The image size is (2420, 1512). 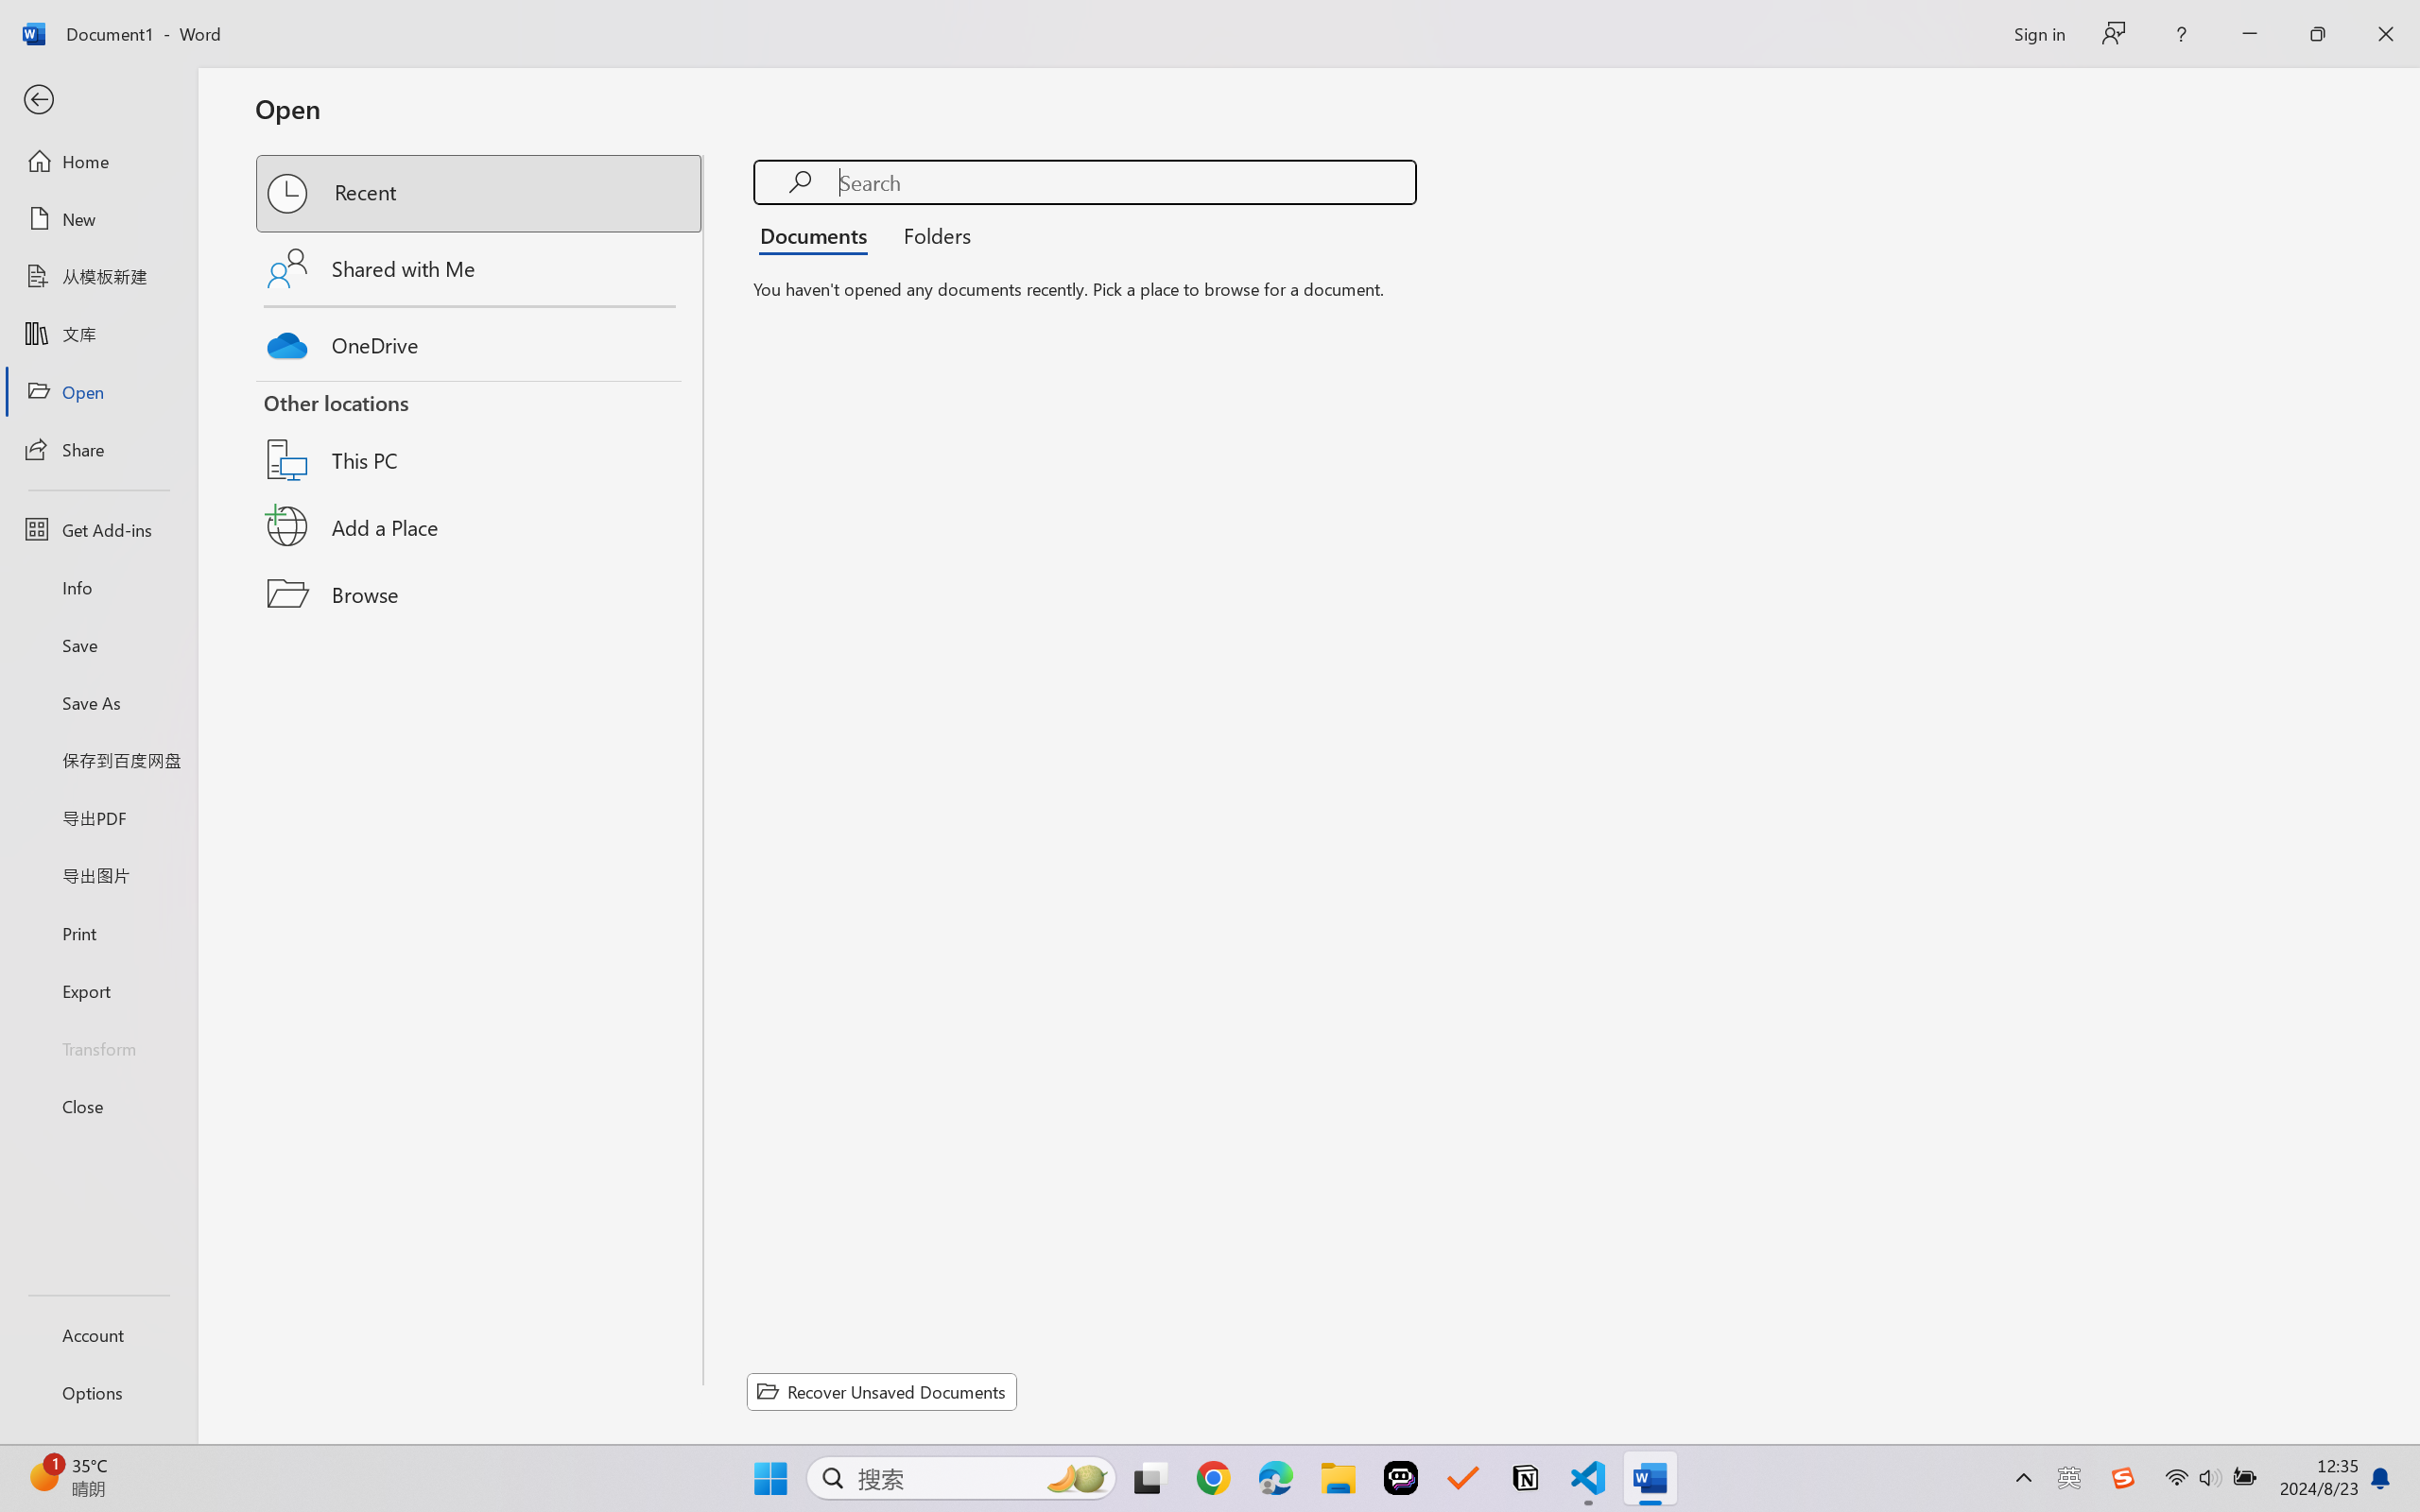 What do you see at coordinates (97, 1391) in the screenshot?
I see `'Options'` at bounding box center [97, 1391].